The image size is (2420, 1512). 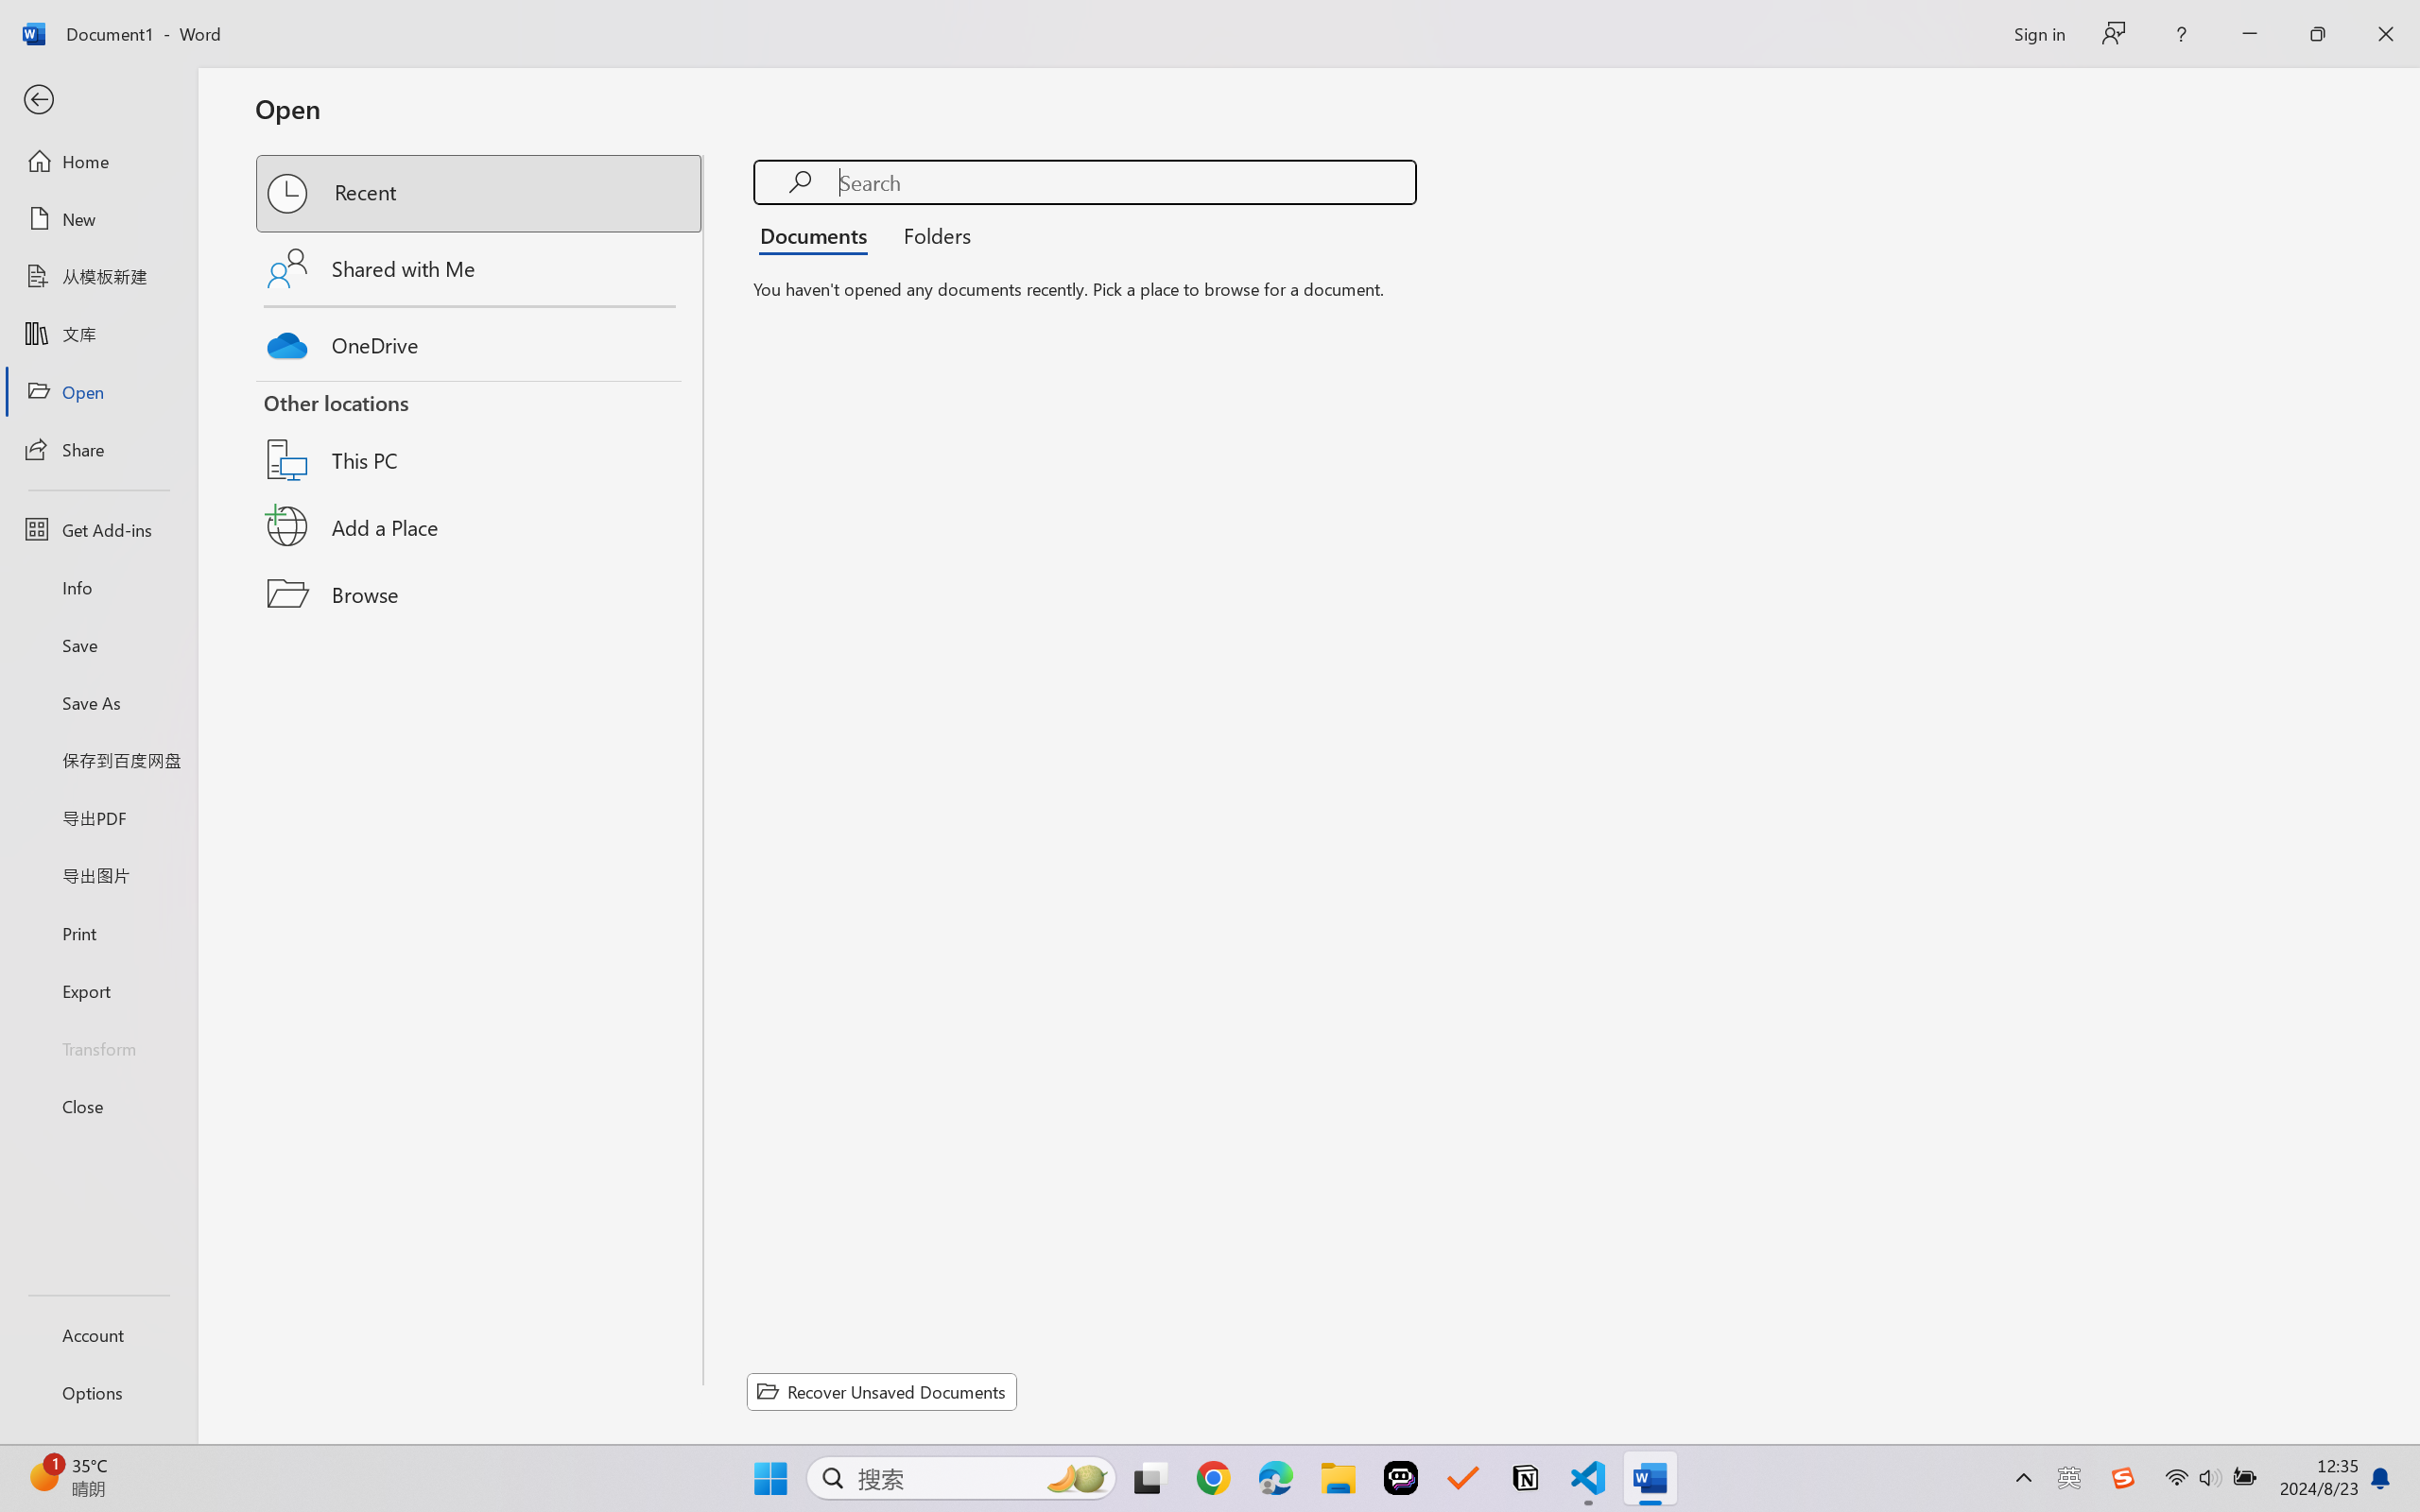 What do you see at coordinates (97, 1391) in the screenshot?
I see `'Options'` at bounding box center [97, 1391].